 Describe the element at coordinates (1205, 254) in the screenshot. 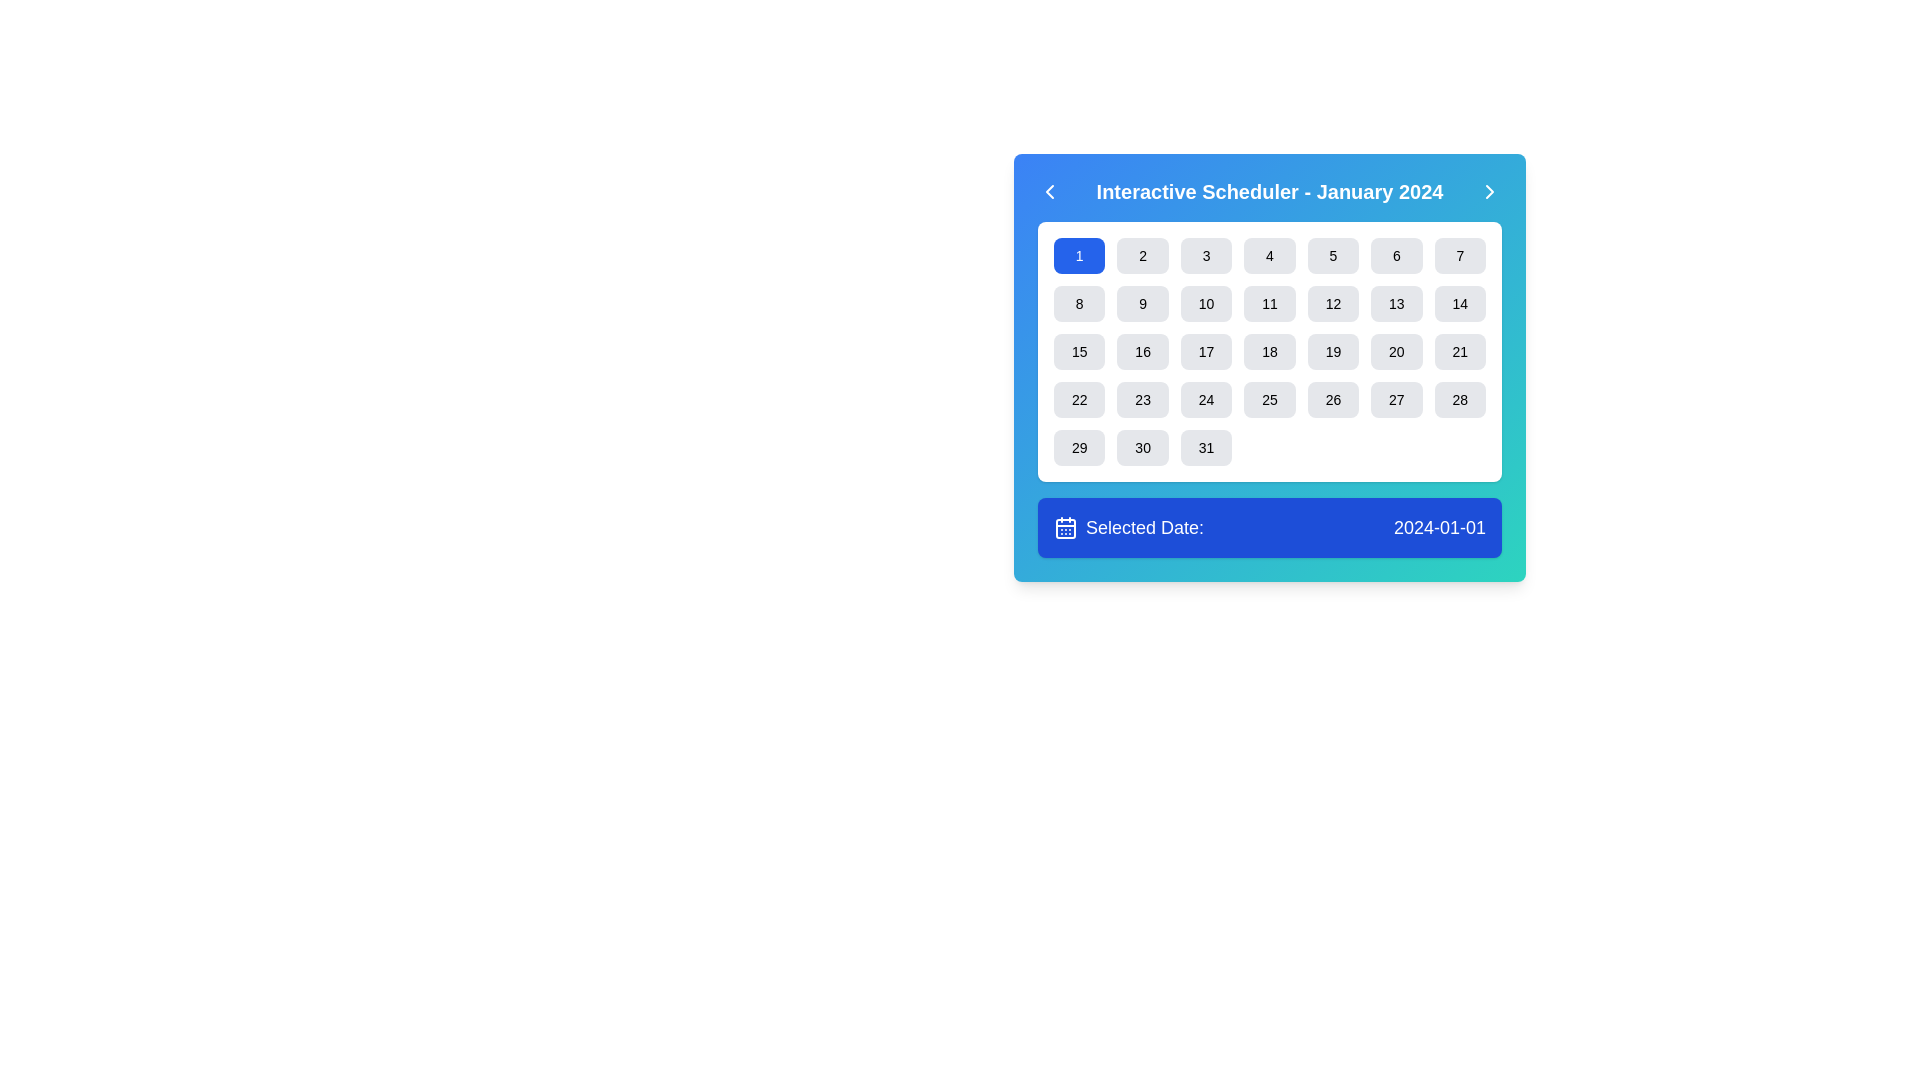

I see `the button labeled '3' in the calendar grid` at that location.